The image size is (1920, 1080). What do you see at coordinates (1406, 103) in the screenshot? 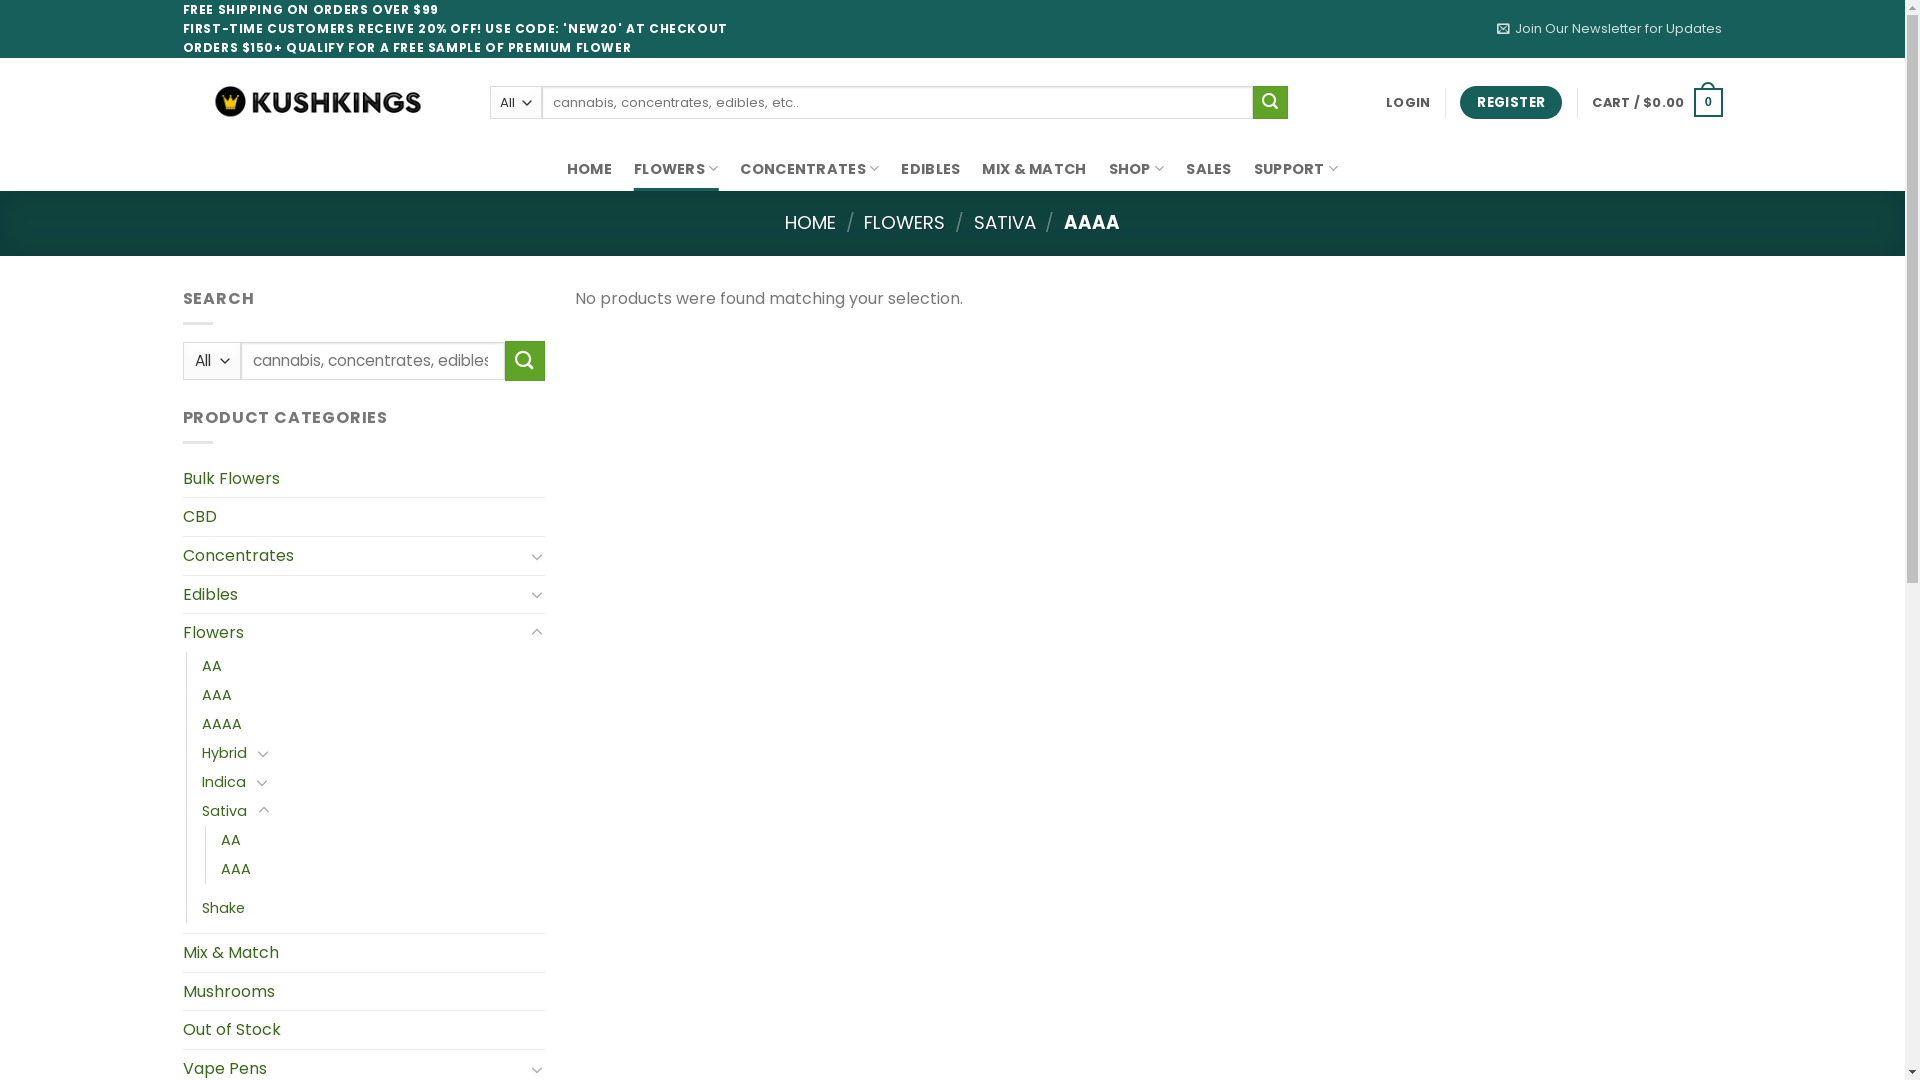
I see `'LOGIN'` at bounding box center [1406, 103].